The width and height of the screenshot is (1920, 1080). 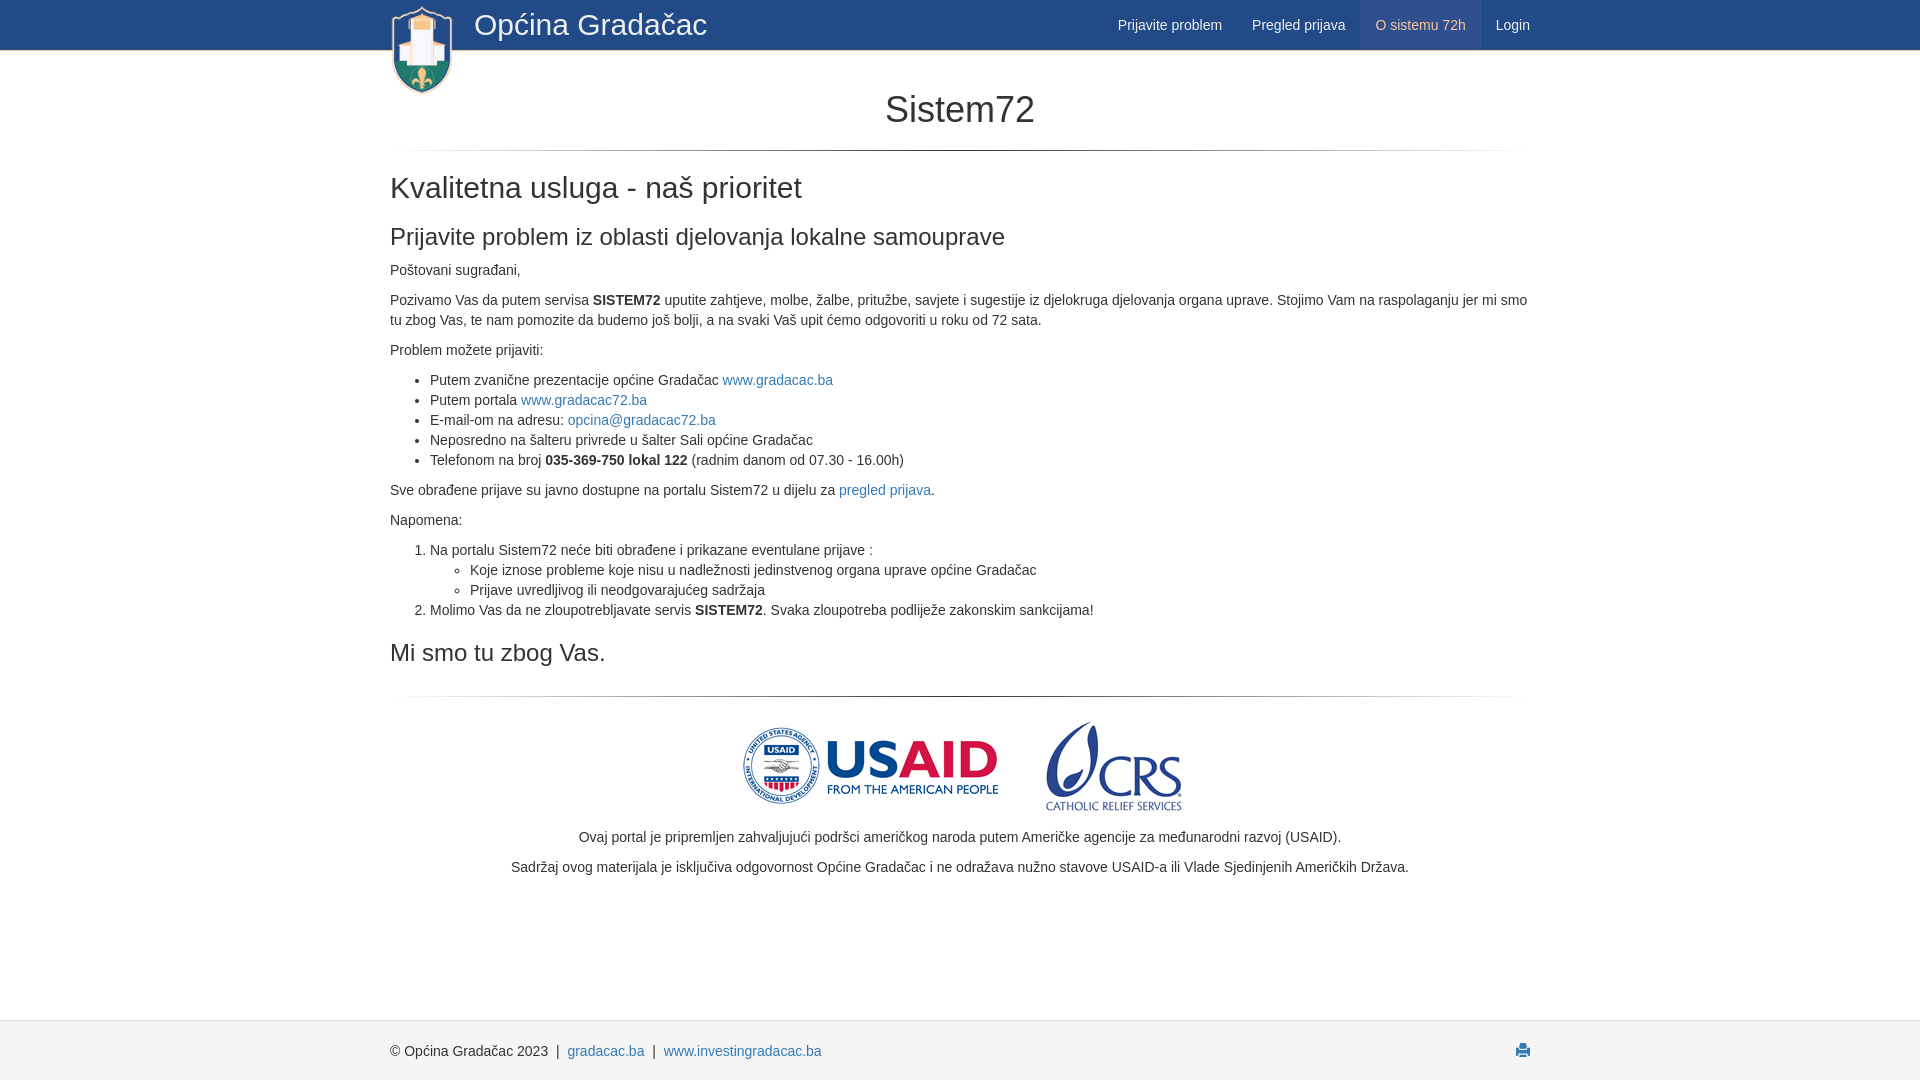 I want to click on 'pregled prijava', so click(x=883, y=489).